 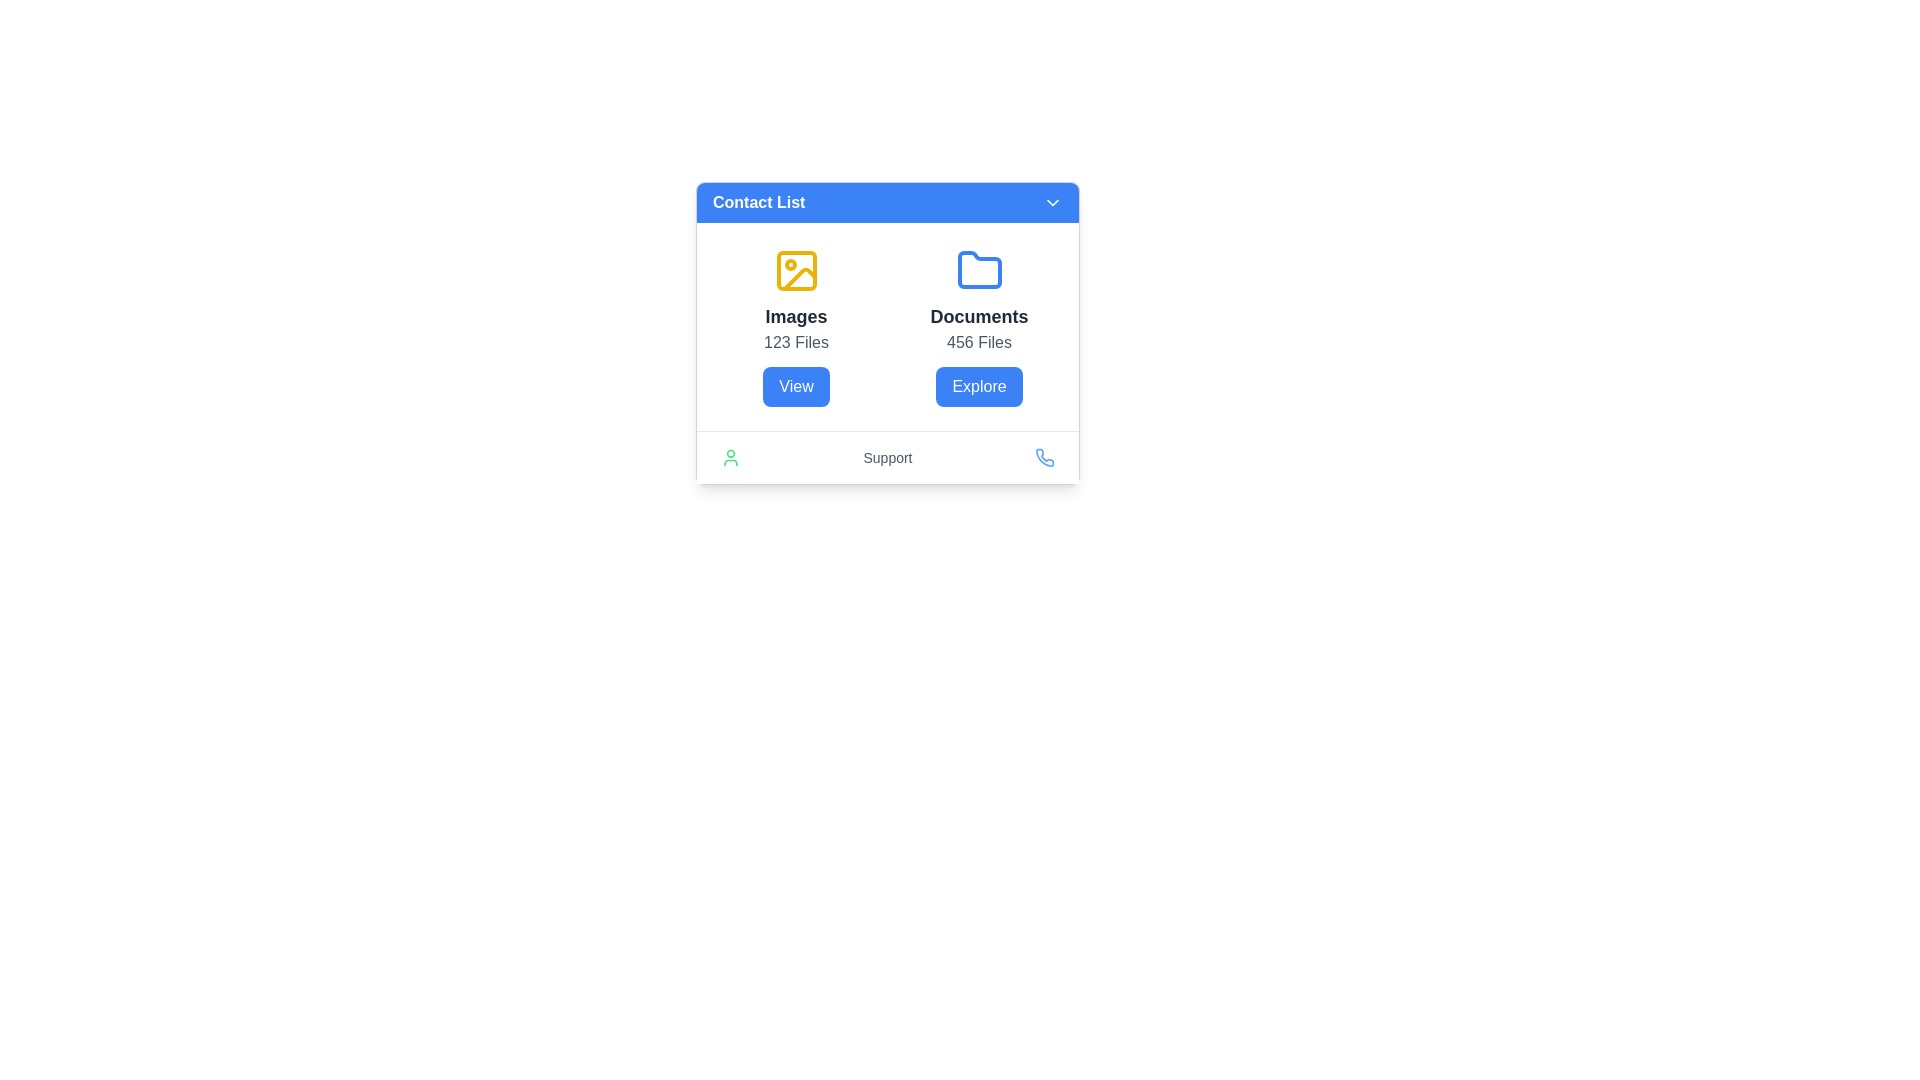 I want to click on the phone icon in the bottom-right corner of the 'Contact List' card to initiate a call, so click(x=1044, y=457).